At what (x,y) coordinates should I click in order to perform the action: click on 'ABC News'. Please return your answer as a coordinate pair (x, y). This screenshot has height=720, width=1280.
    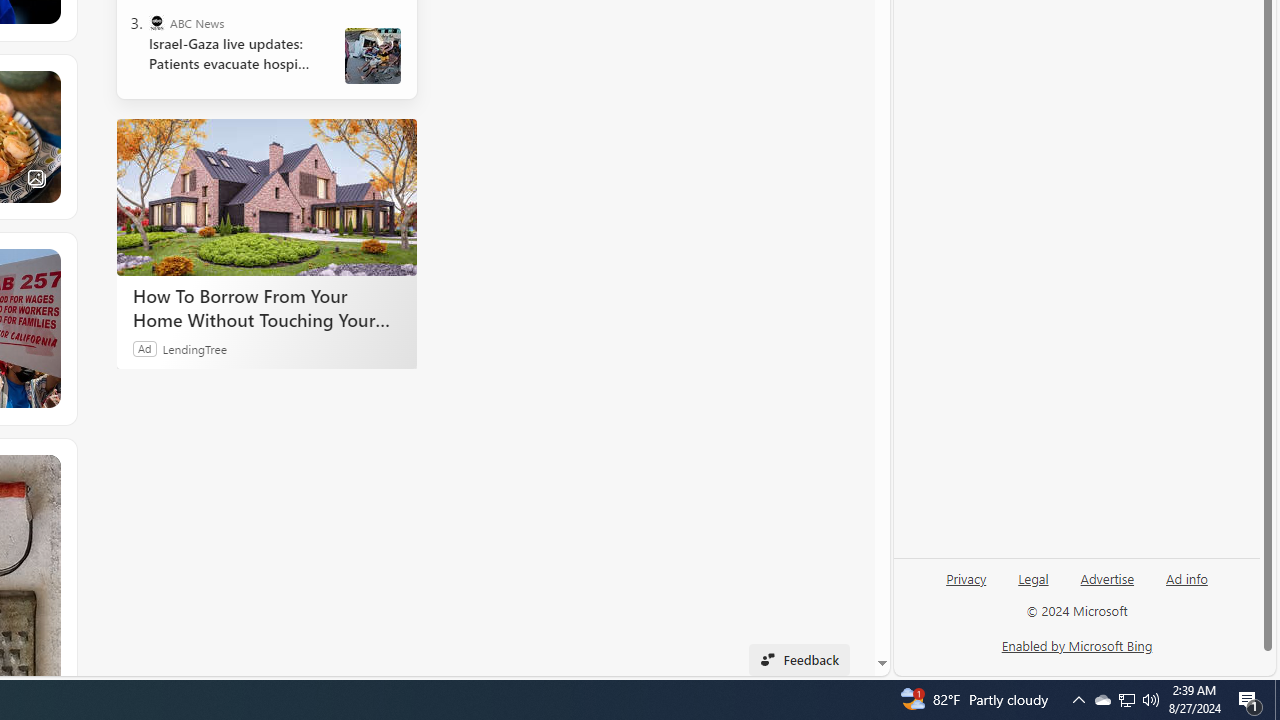
    Looking at the image, I should click on (155, 23).